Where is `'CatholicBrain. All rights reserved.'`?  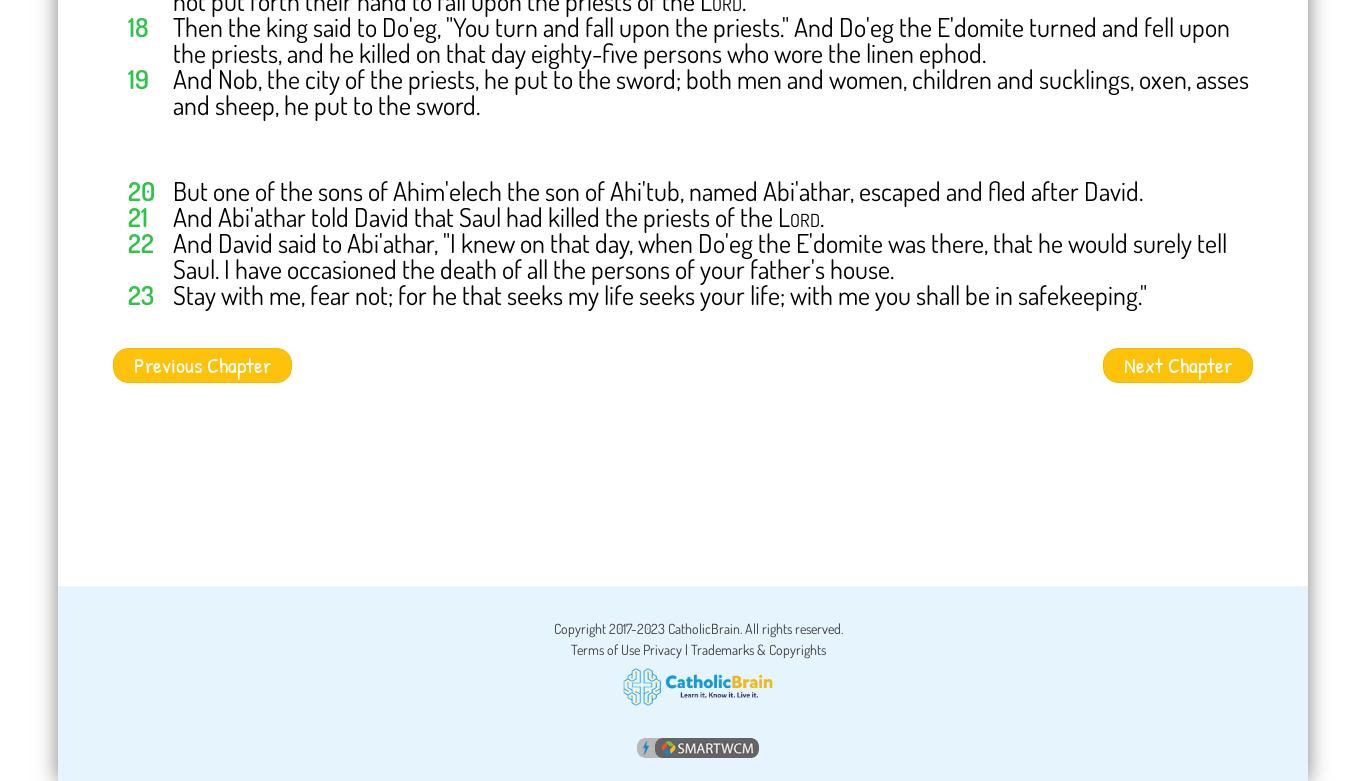
'CatholicBrain. All rights reserved.' is located at coordinates (752, 627).